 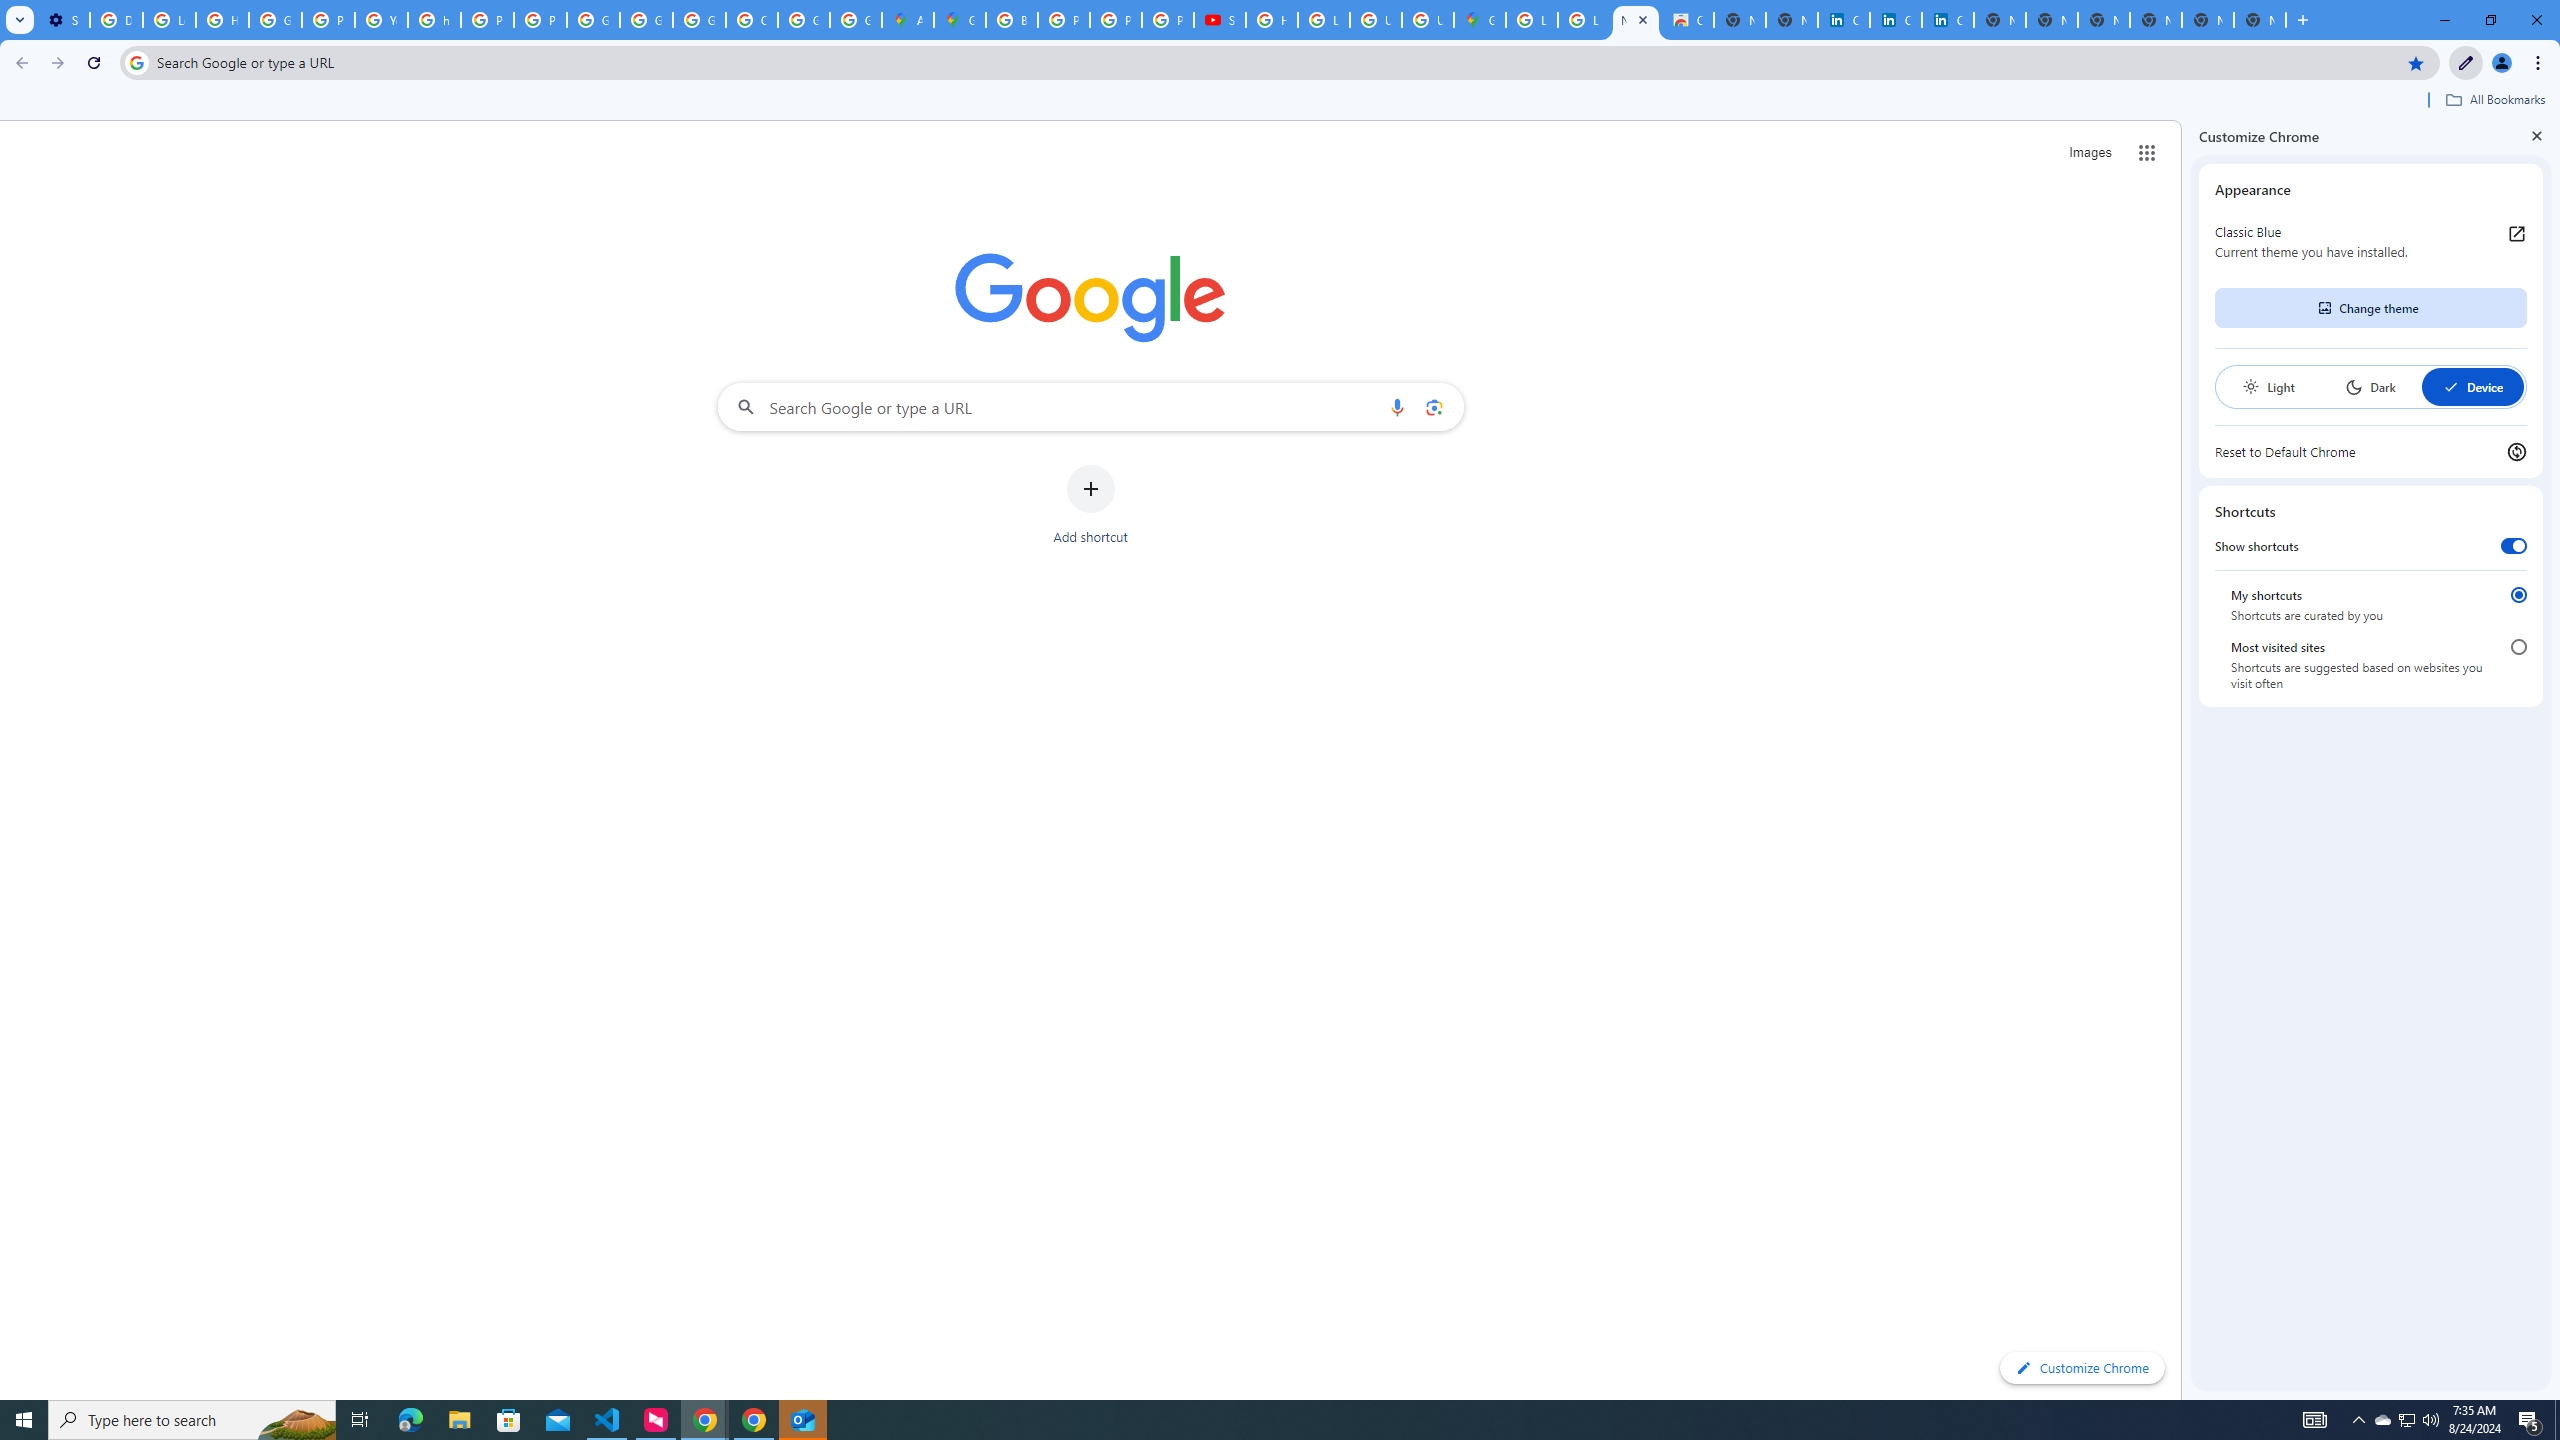 What do you see at coordinates (115, 19) in the screenshot?
I see `'Delete photos & videos - Computer - Google Photos Help'` at bounding box center [115, 19].